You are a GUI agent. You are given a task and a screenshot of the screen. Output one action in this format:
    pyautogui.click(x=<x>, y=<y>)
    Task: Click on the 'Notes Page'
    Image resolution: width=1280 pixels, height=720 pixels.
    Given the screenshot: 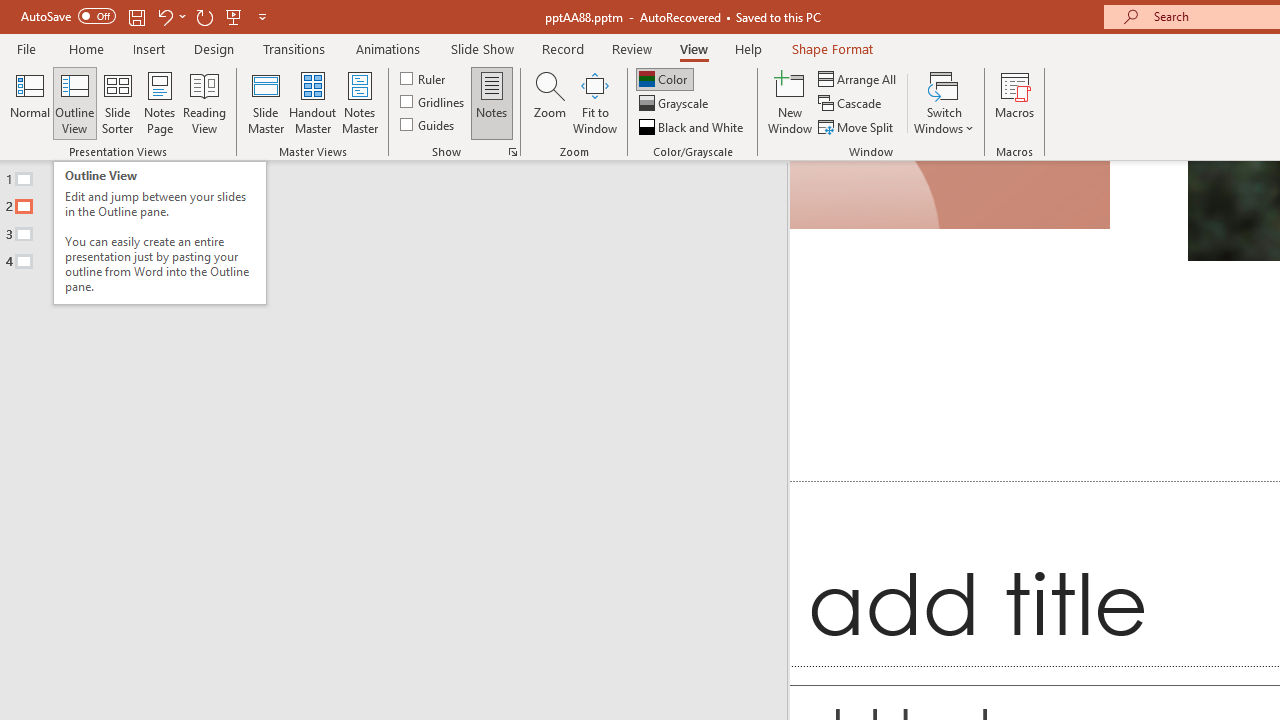 What is the action you would take?
    pyautogui.click(x=160, y=103)
    